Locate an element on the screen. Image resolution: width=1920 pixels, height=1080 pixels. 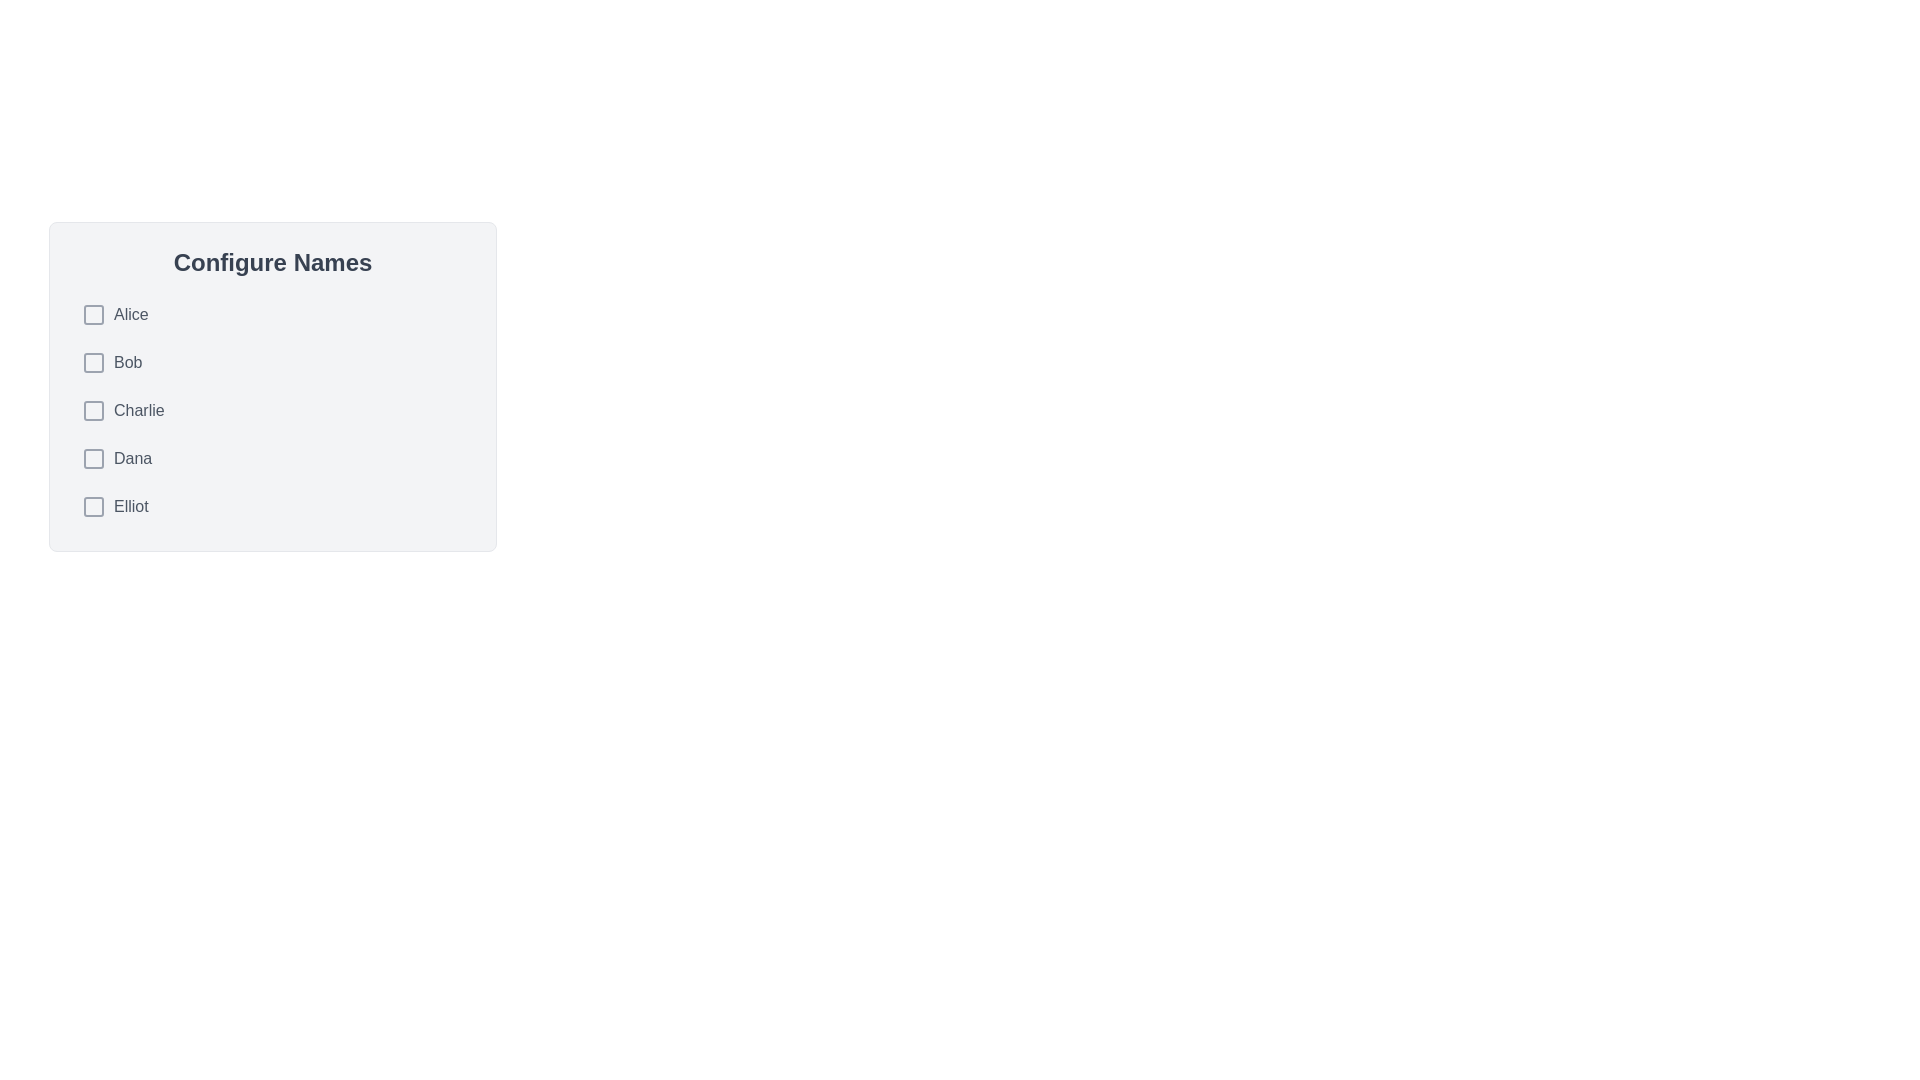
the checkbox labeled 'Bob' which is the second option under 'Configure Names' is located at coordinates (93, 362).